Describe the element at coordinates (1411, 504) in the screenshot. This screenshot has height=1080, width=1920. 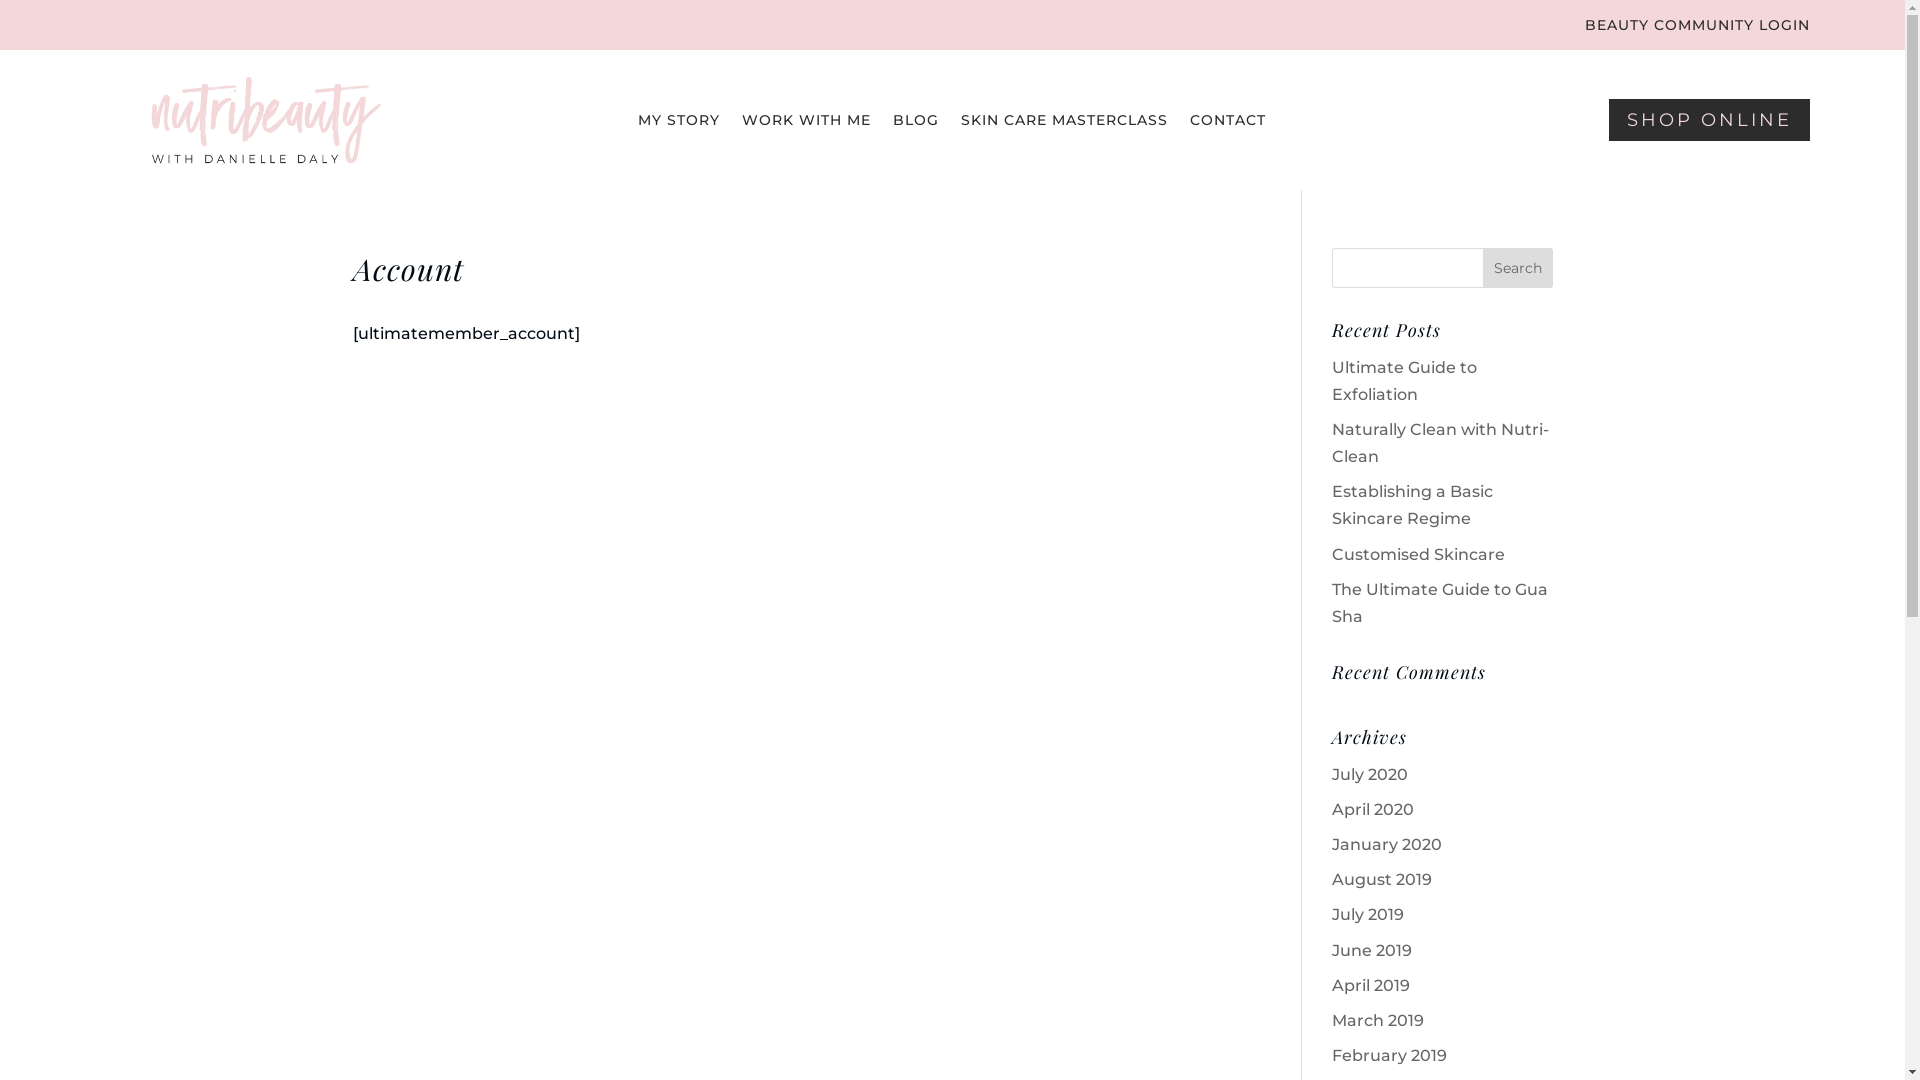
I see `'Establishing a Basic Skincare Regime'` at that location.